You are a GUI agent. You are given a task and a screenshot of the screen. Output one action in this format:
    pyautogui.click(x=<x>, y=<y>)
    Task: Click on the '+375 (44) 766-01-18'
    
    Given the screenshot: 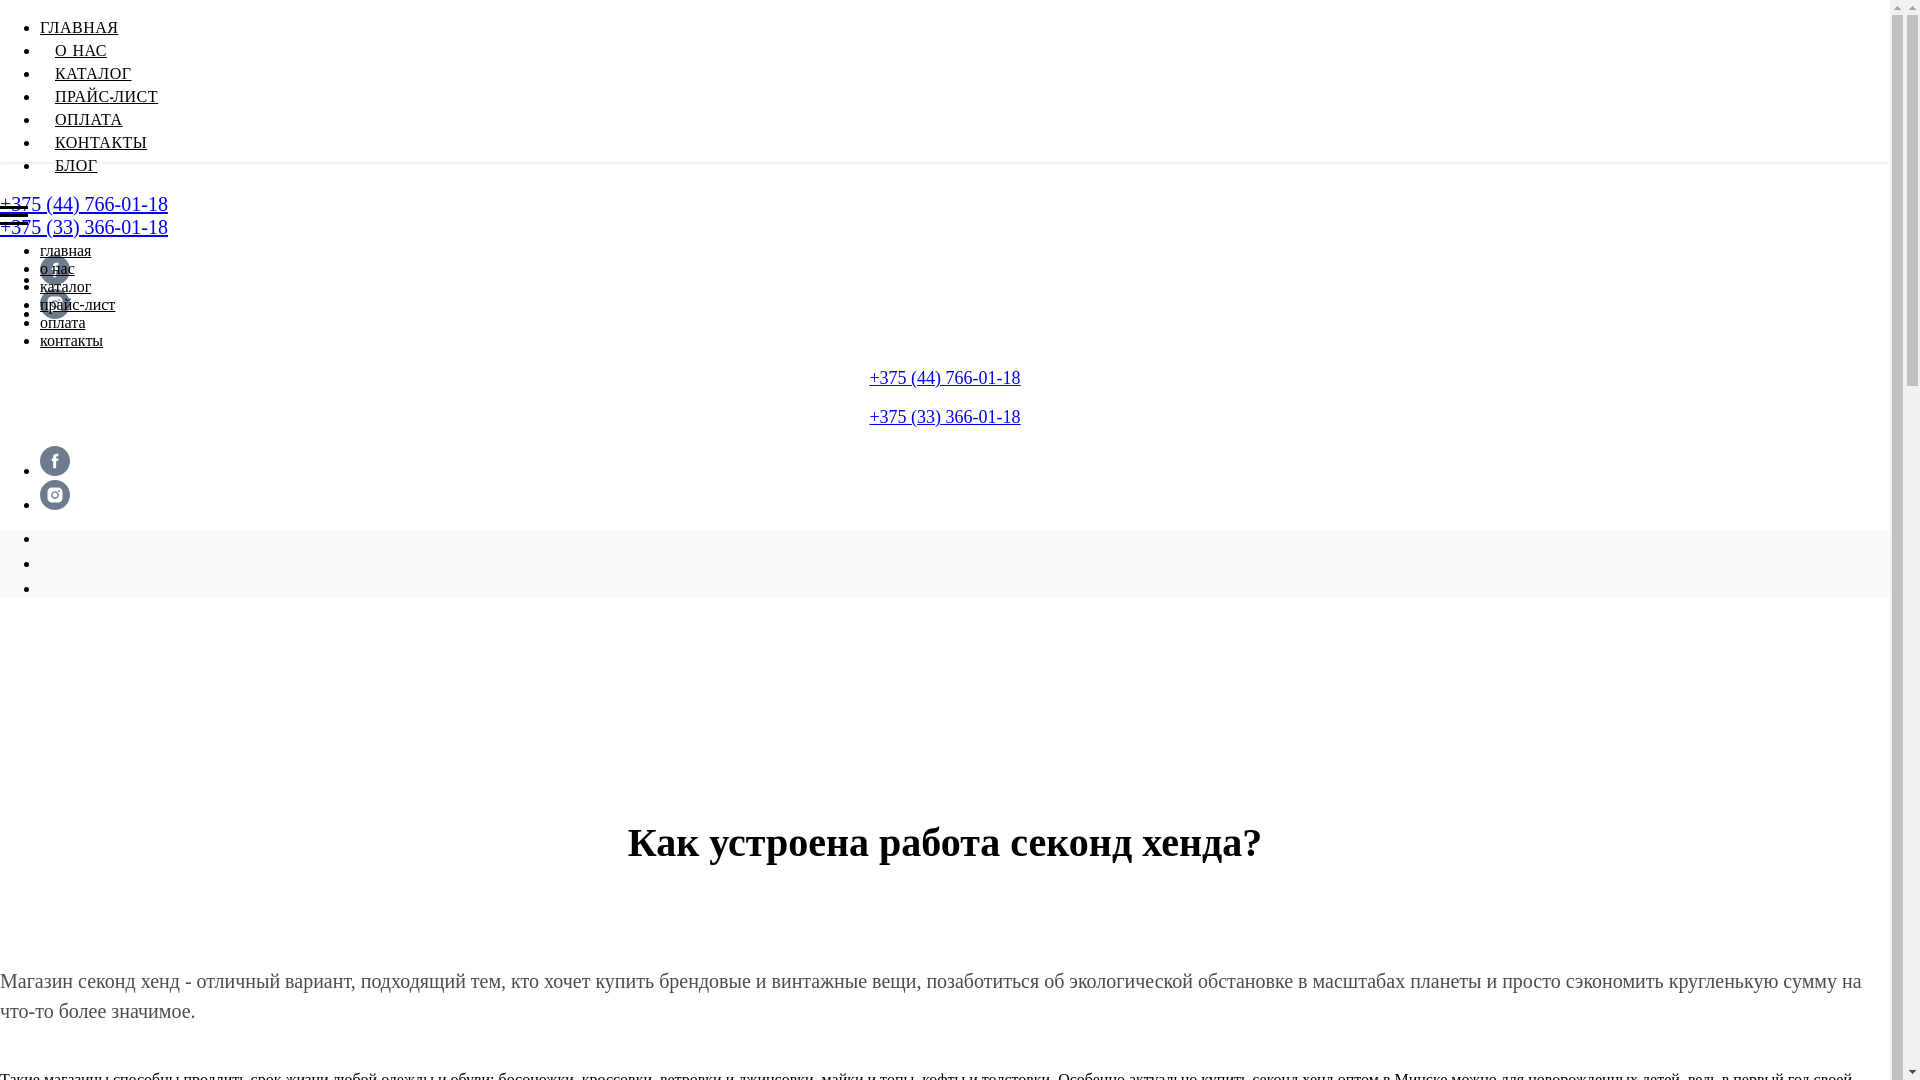 What is the action you would take?
    pyautogui.click(x=82, y=204)
    